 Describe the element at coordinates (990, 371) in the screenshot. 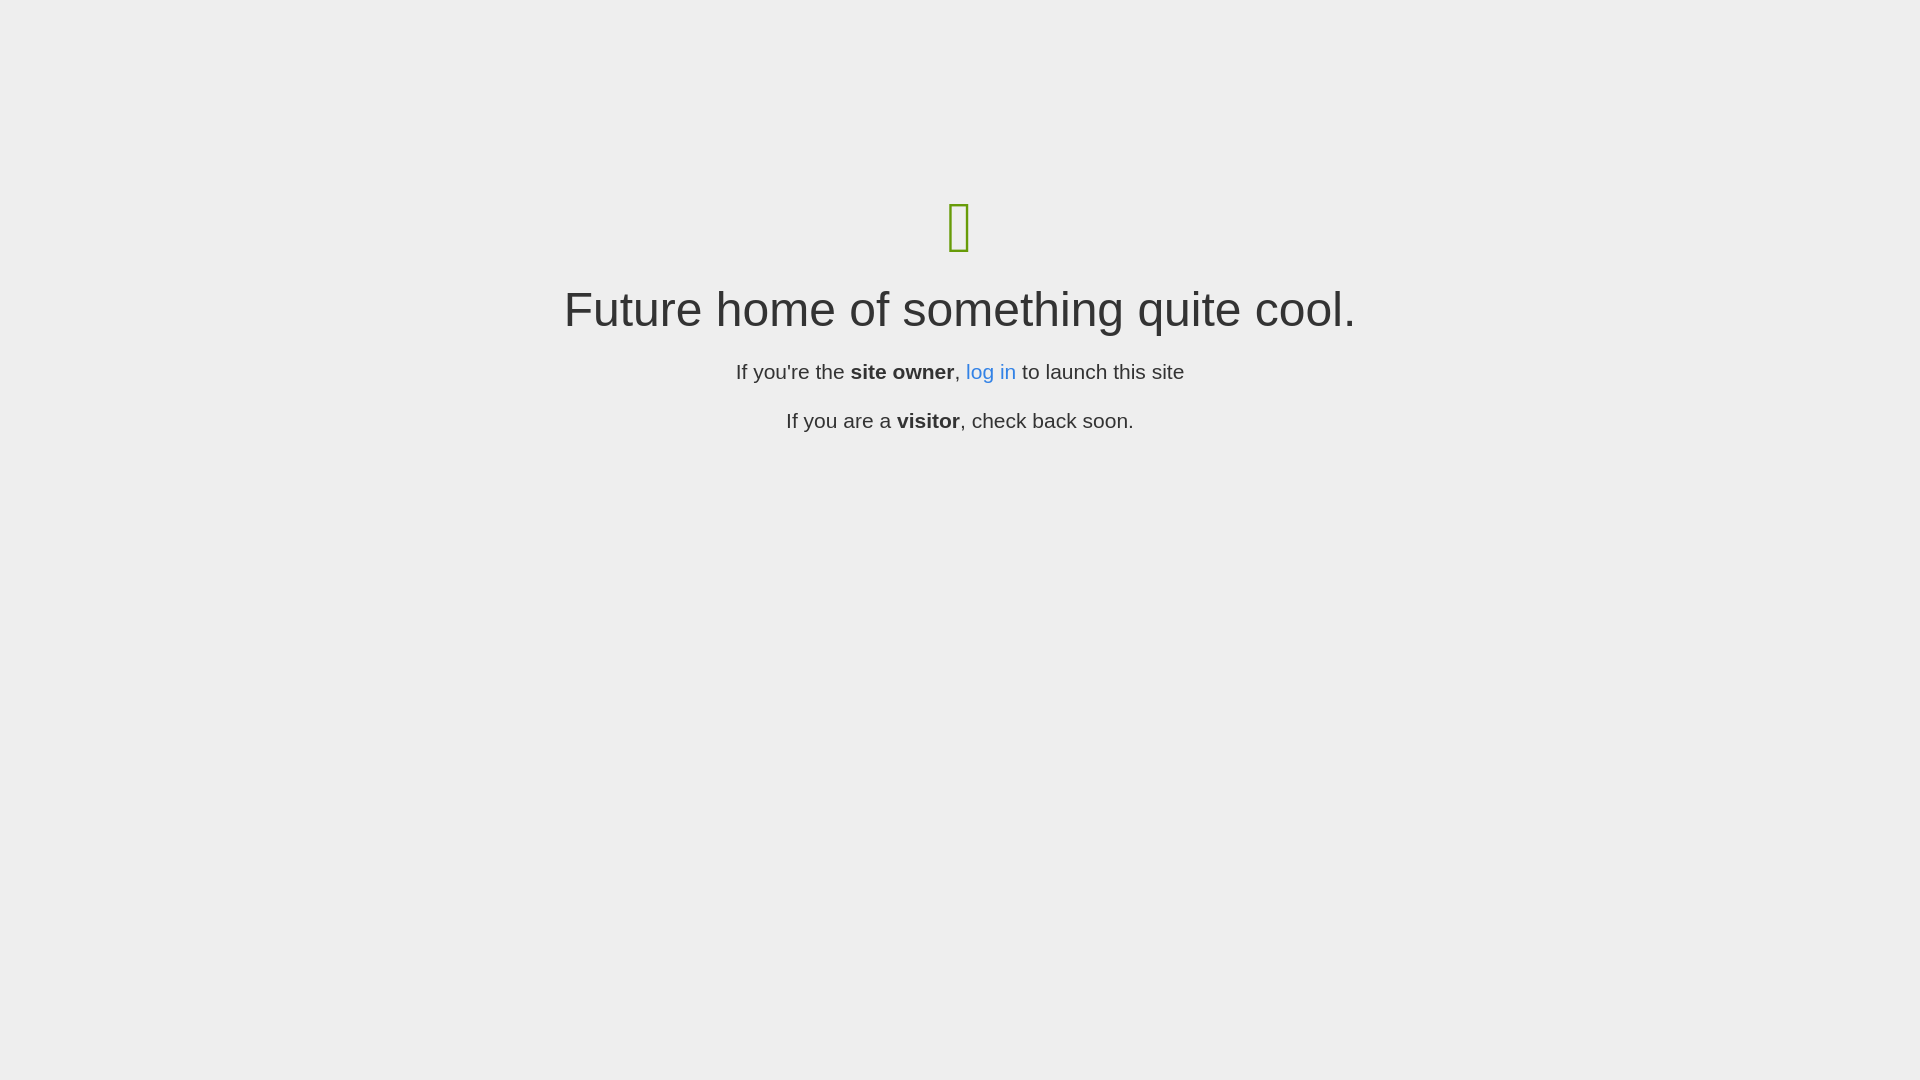

I see `'log in'` at that location.